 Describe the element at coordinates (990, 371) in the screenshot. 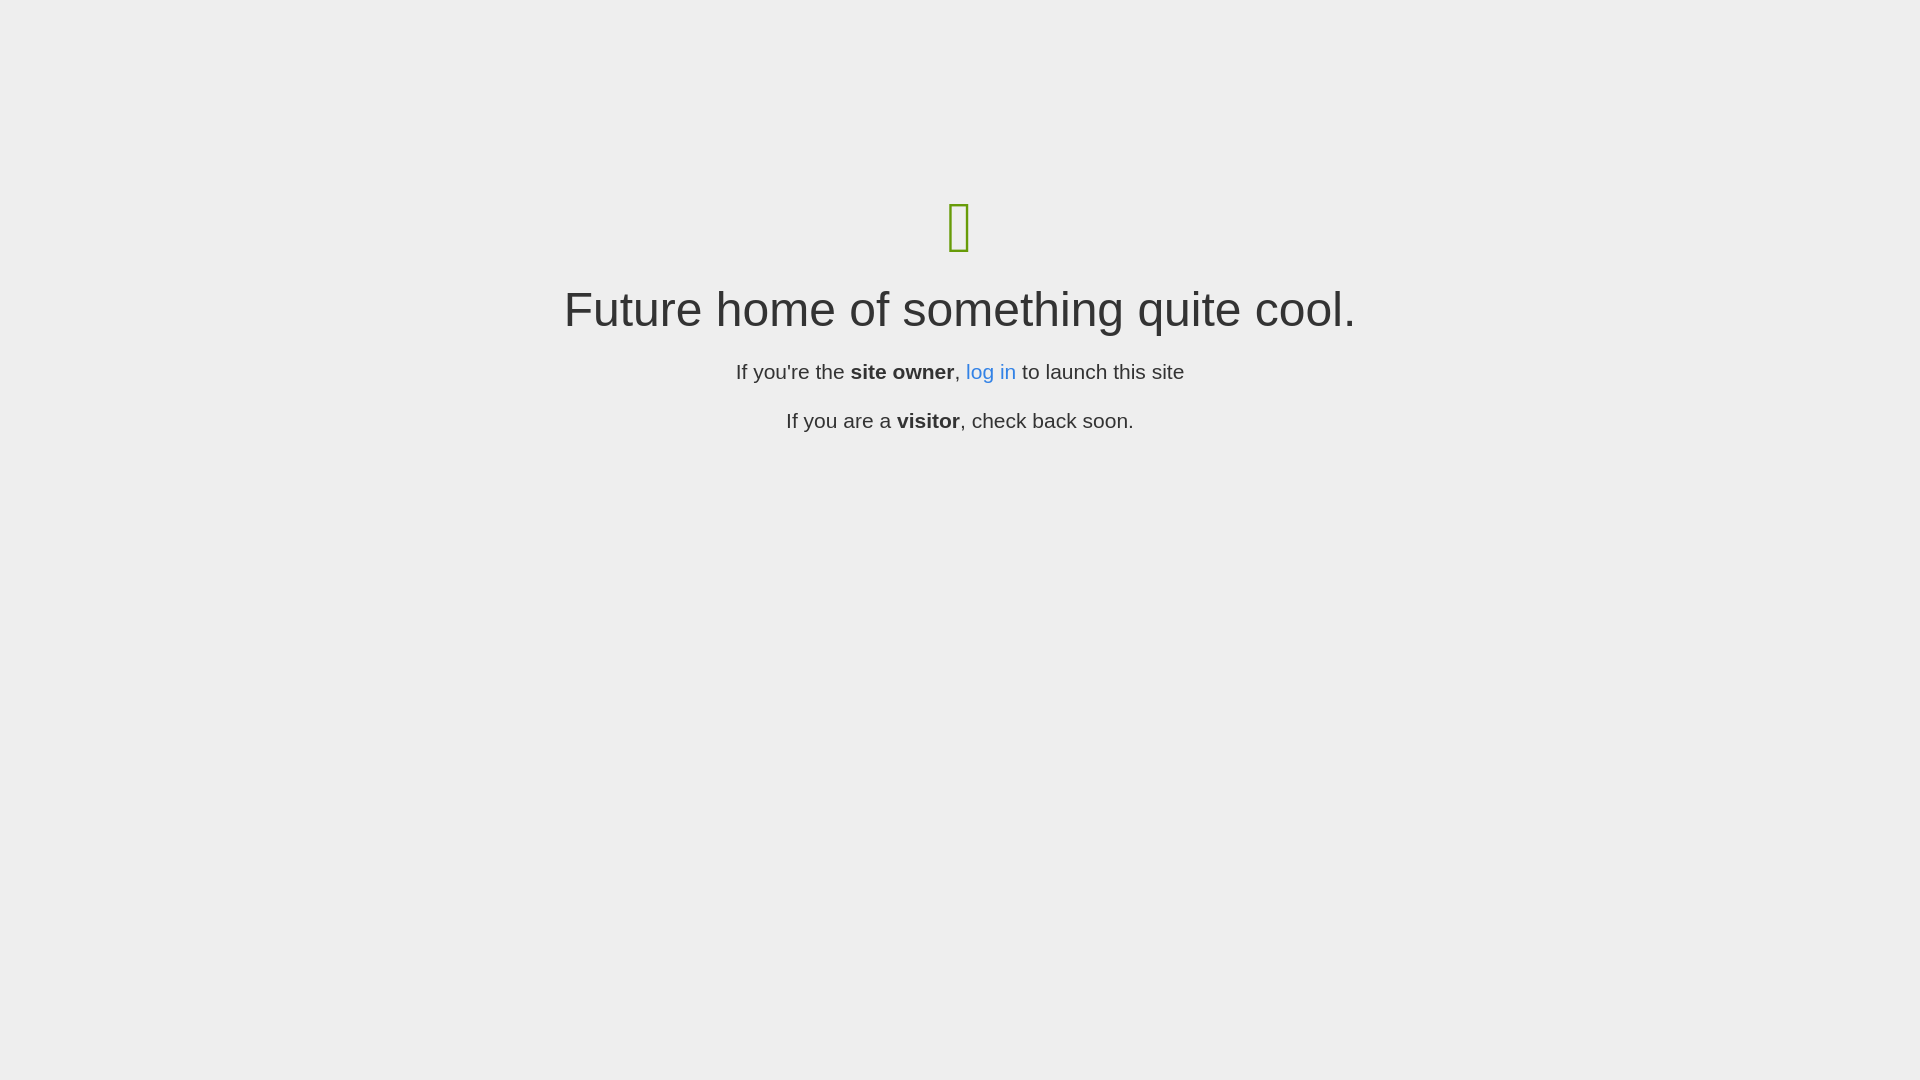

I see `'log in'` at that location.